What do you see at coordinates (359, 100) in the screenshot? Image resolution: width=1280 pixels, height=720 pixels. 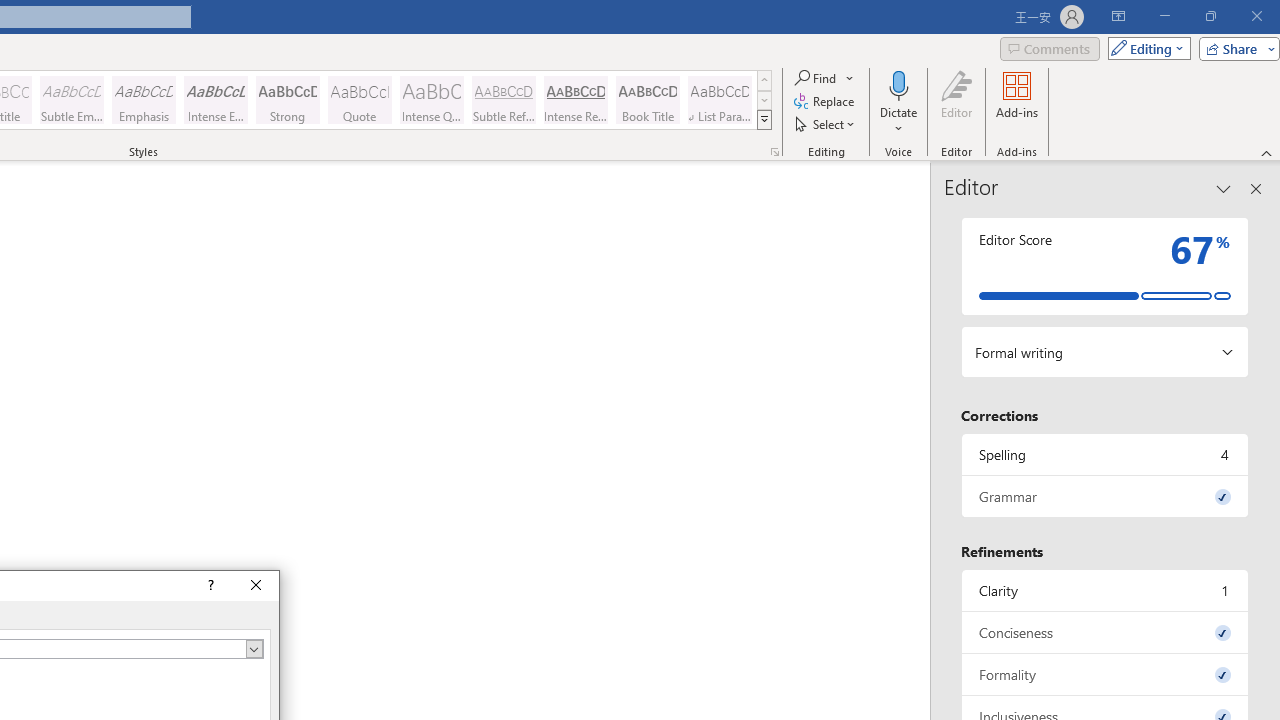 I see `'Quote'` at bounding box center [359, 100].